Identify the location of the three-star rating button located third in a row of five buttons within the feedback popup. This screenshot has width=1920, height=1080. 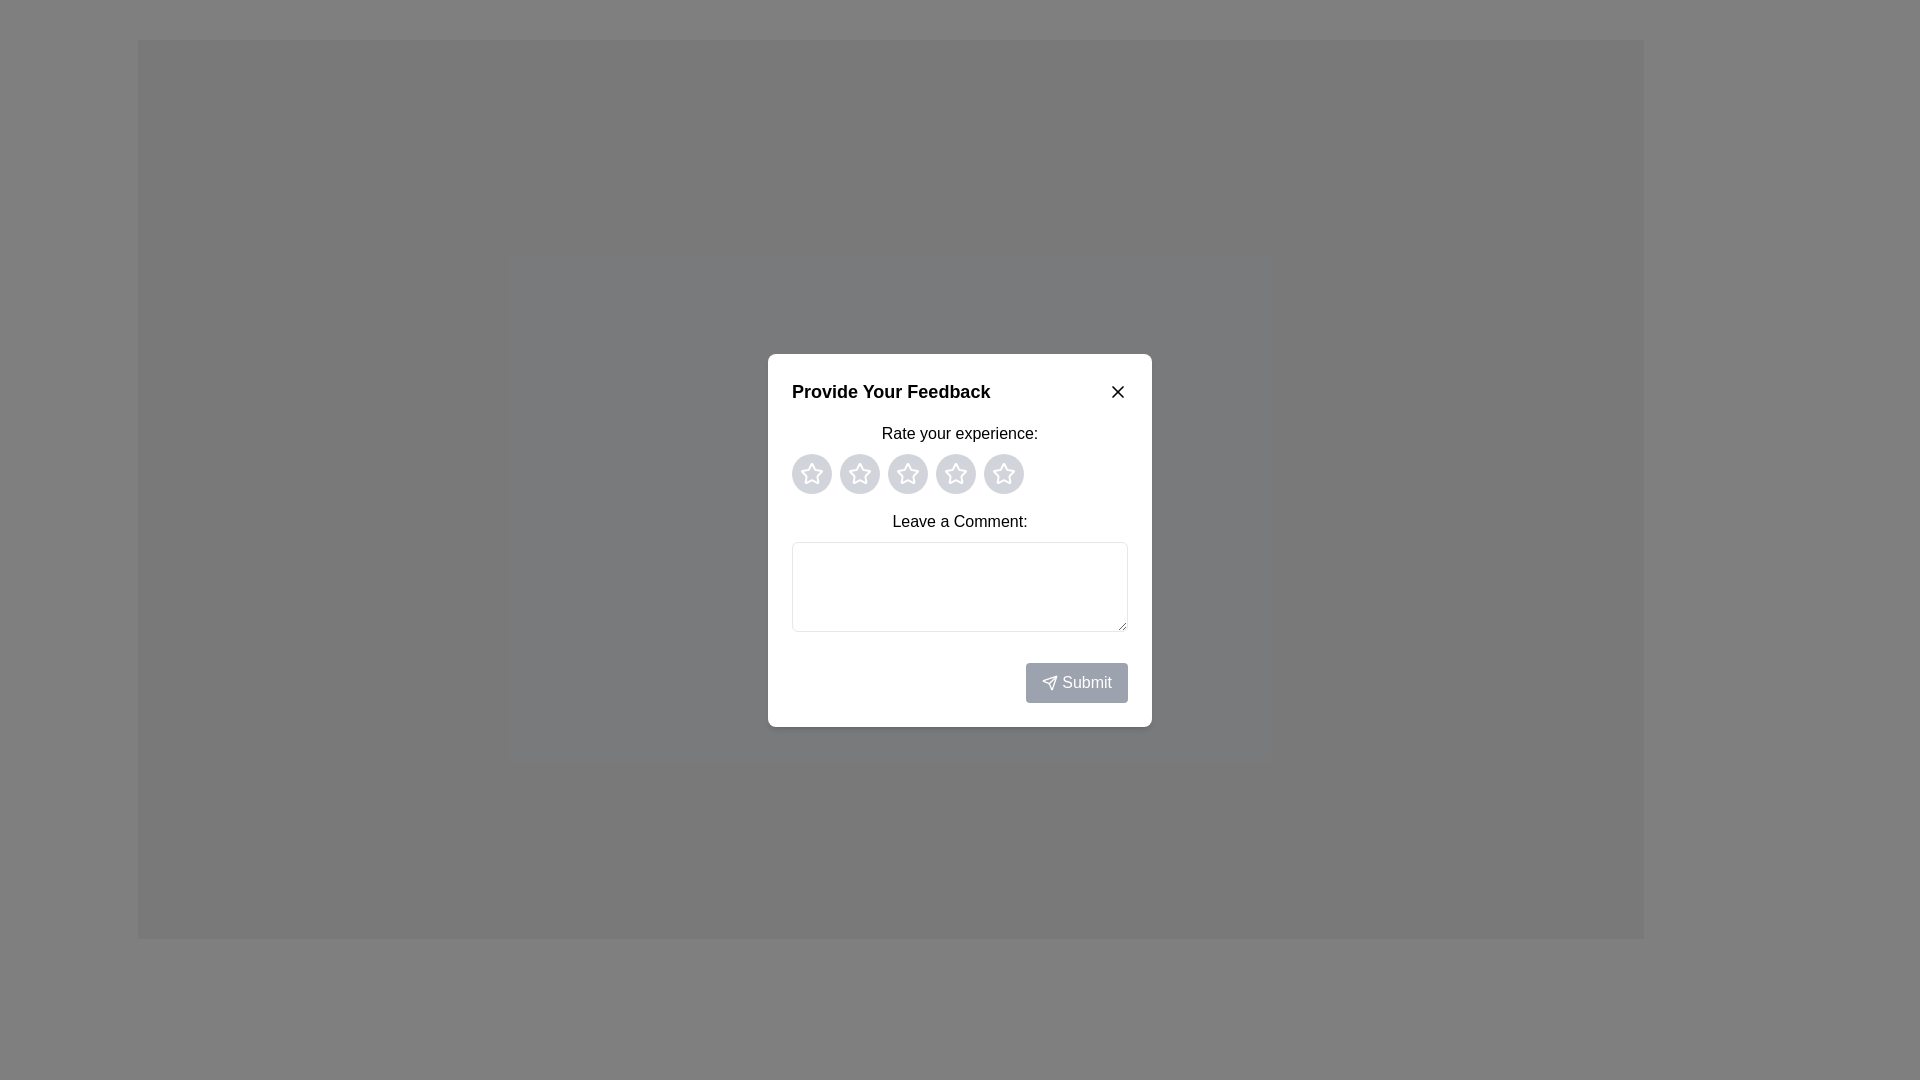
(906, 473).